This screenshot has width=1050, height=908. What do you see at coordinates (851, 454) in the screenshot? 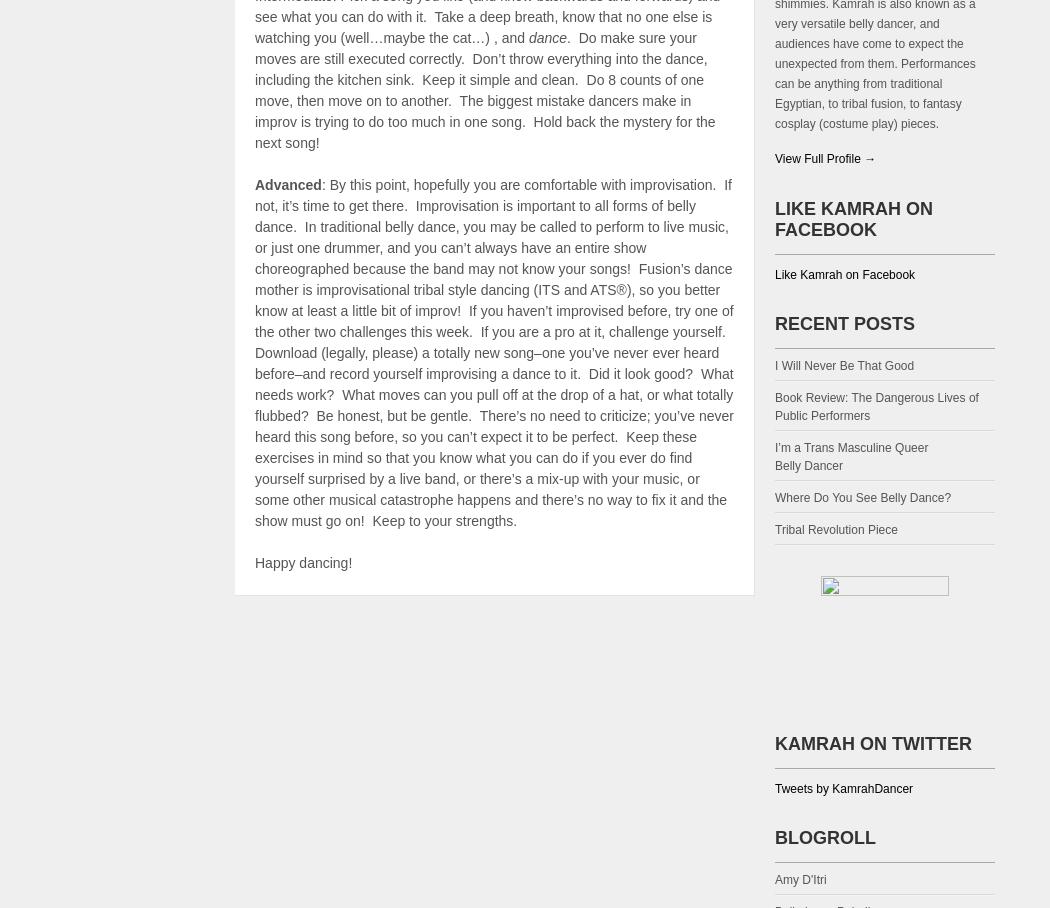
I see `'I’m a Trans Masculine Queer Belly Dancer'` at bounding box center [851, 454].